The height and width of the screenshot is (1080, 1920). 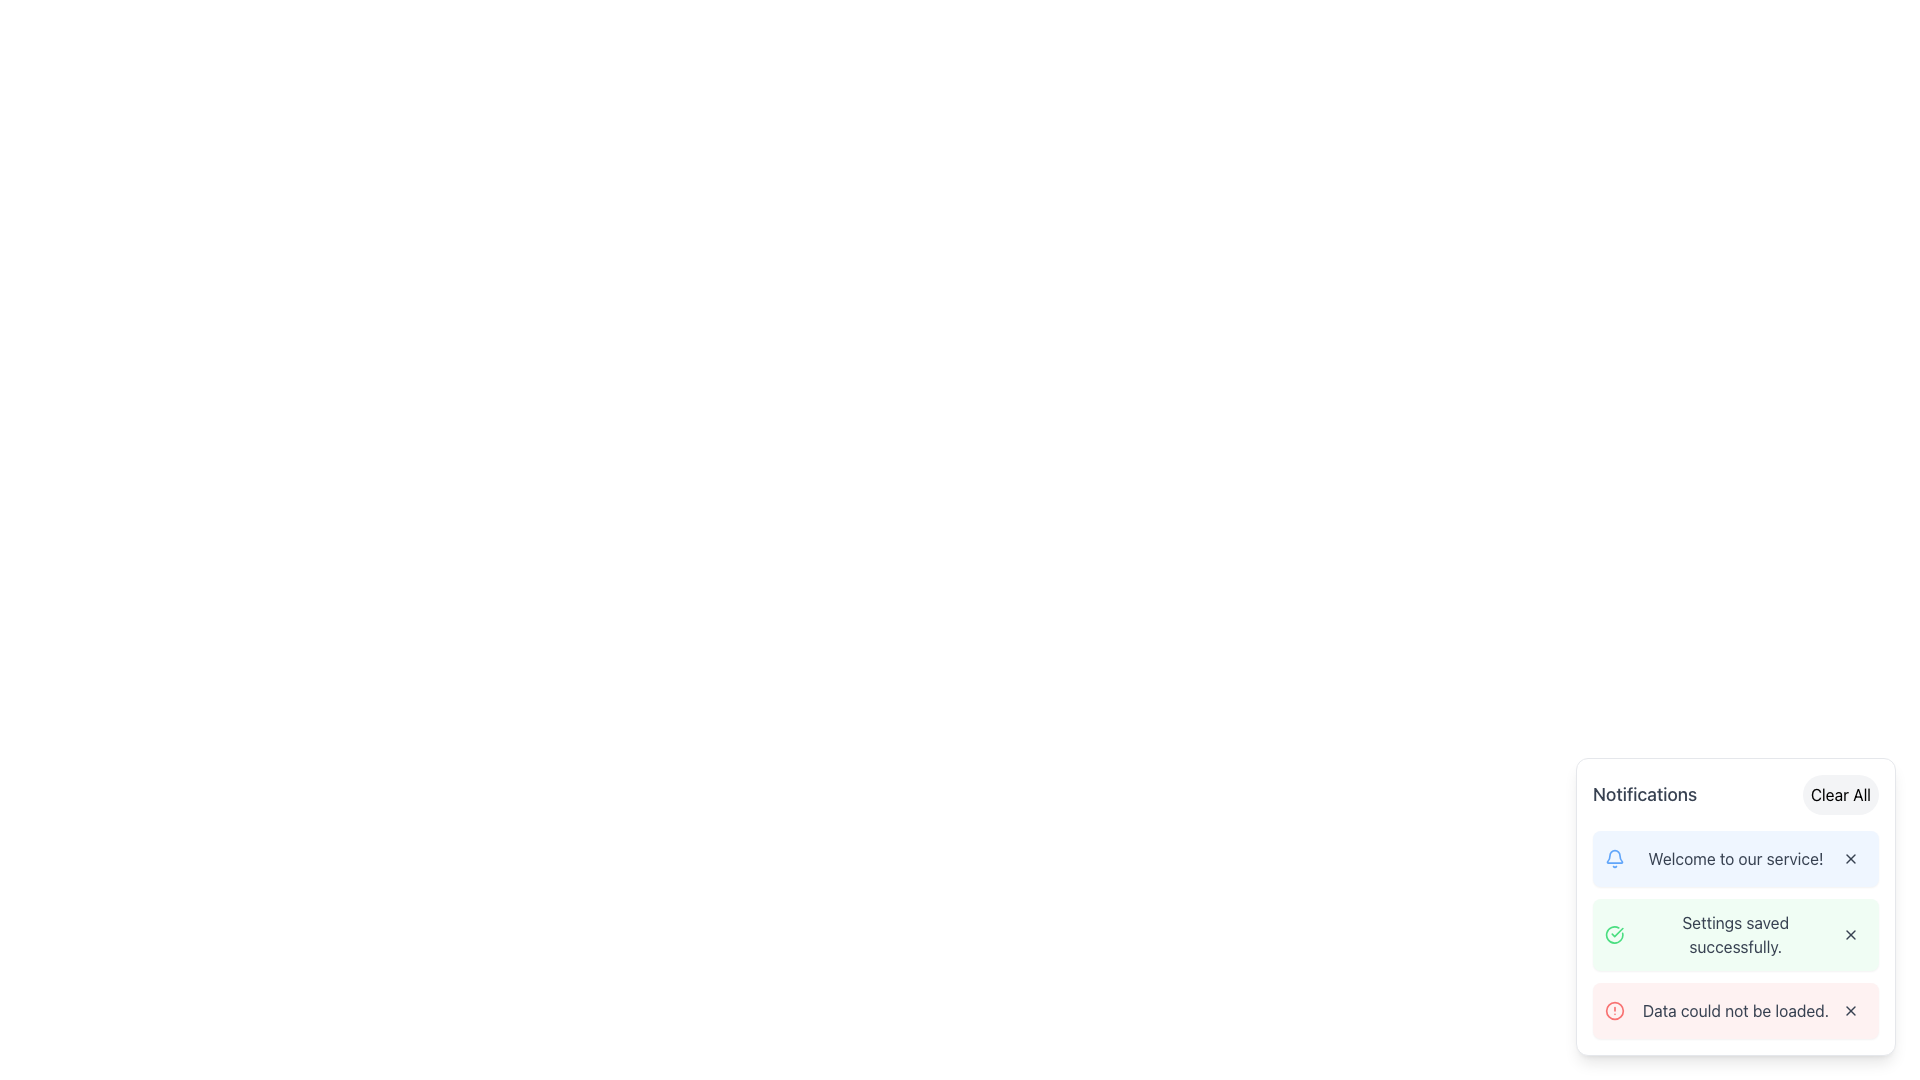 What do you see at coordinates (1850, 858) in the screenshot?
I see `the close icon button resembling an 'X' located to the right of the notification stating 'Welcome to our service!'` at bounding box center [1850, 858].